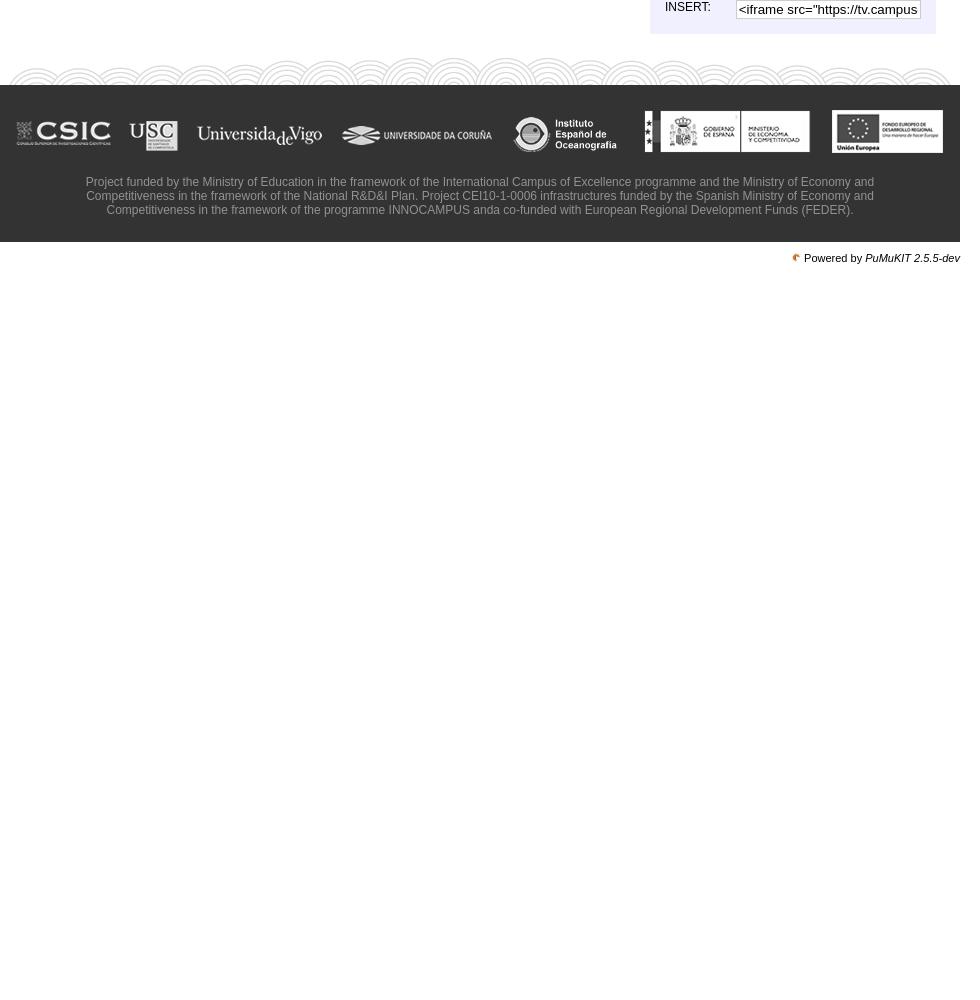 The width and height of the screenshot is (980, 1000). What do you see at coordinates (749, 621) in the screenshot?
I see `'Into the deep: epibenthic communities on the conti'` at bounding box center [749, 621].